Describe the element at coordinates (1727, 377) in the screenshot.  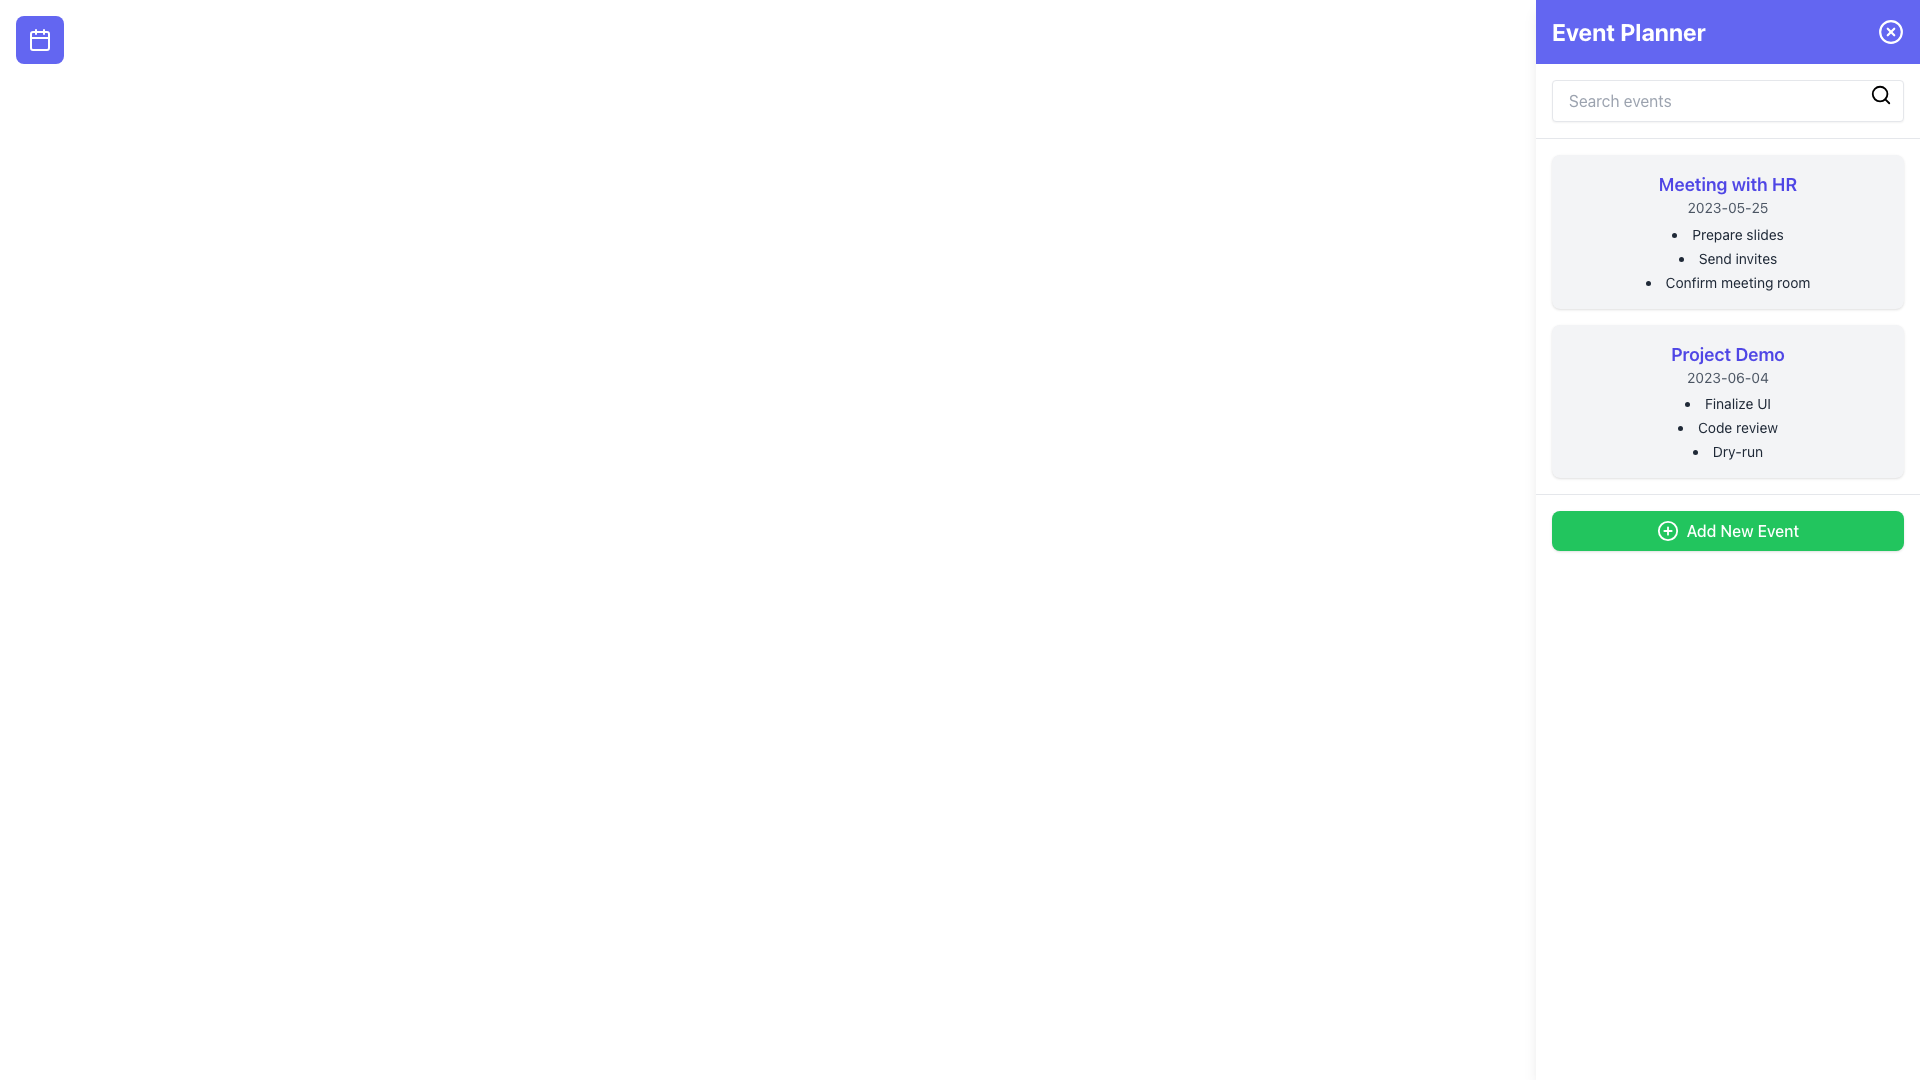
I see `text label displaying the date for the 'Project Demo' event, which is located below the event title in the right-hand panel of the interface` at that location.